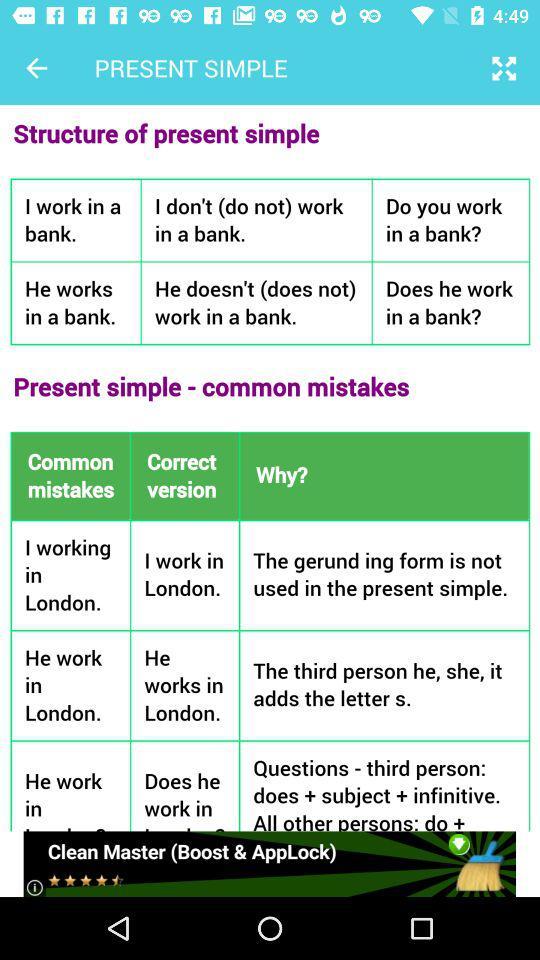  Describe the element at coordinates (36, 68) in the screenshot. I see `back the option` at that location.